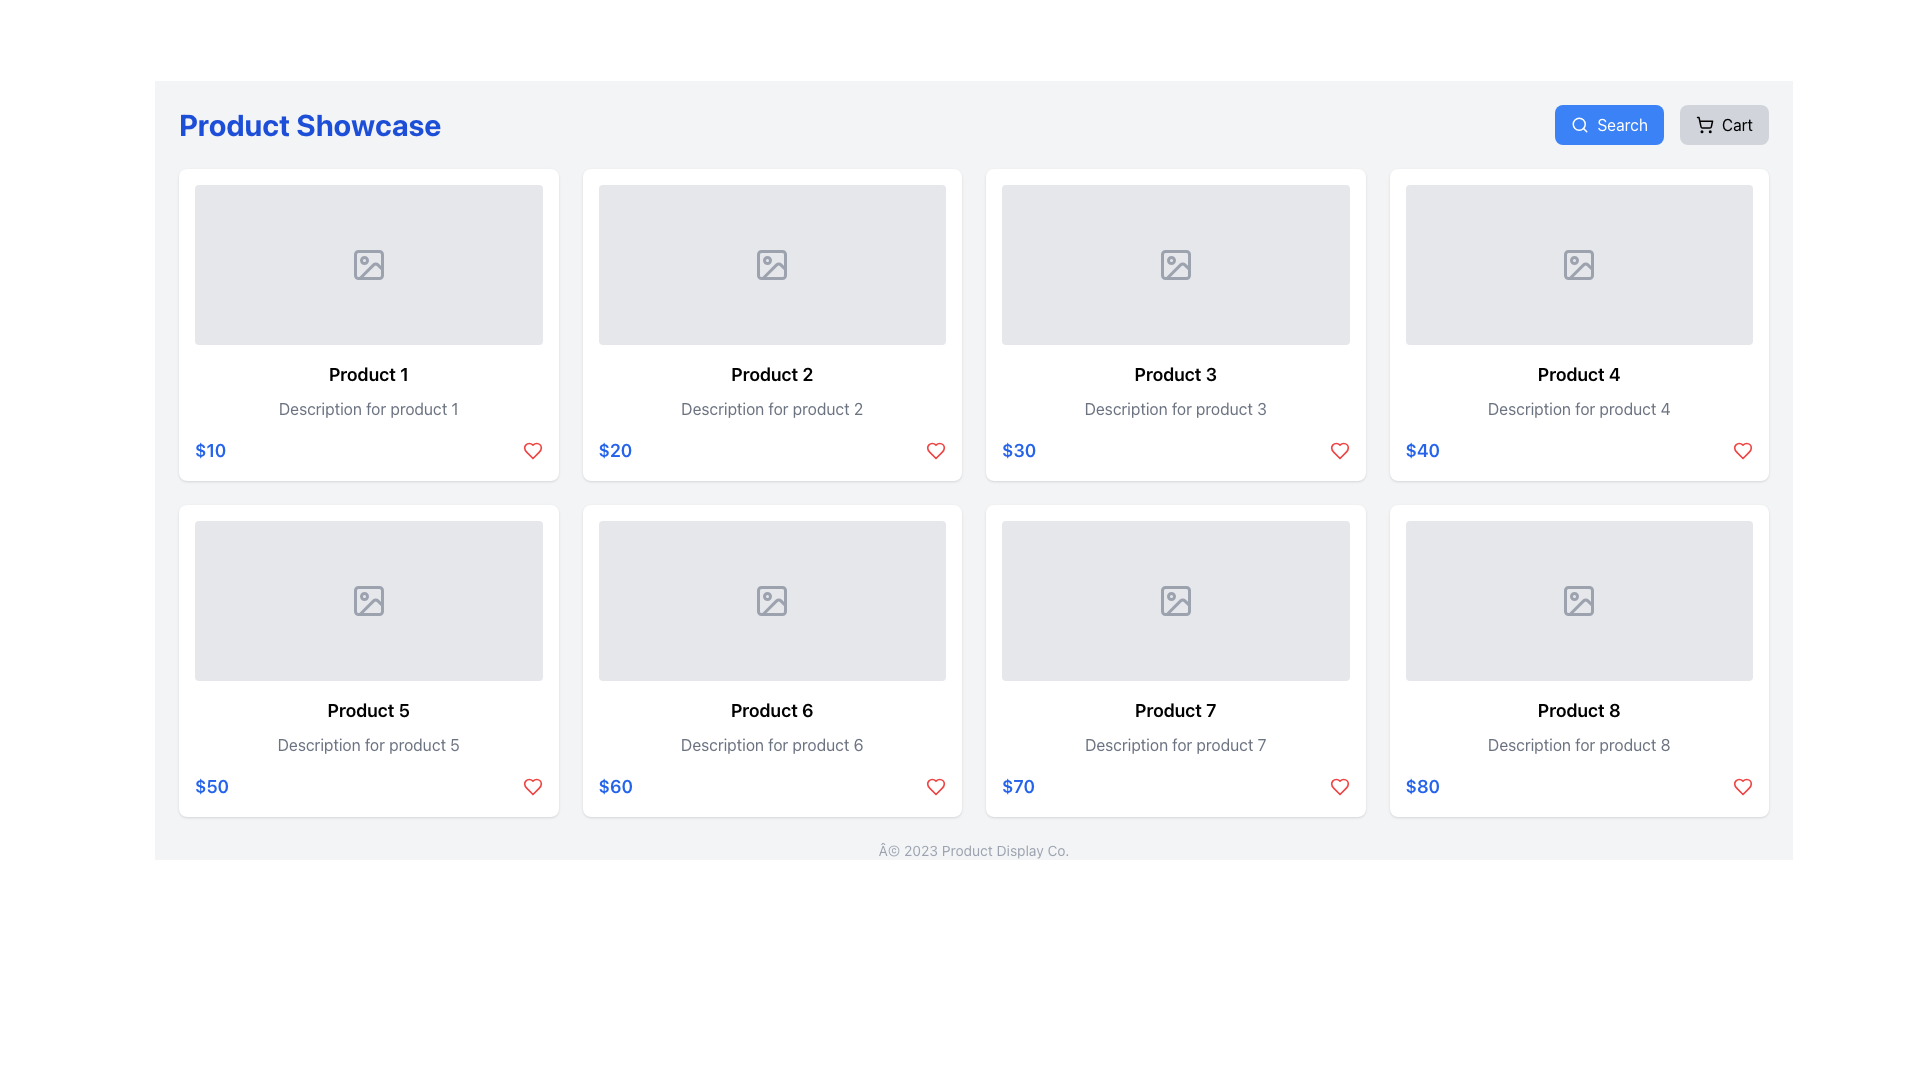  What do you see at coordinates (1339, 785) in the screenshot?
I see `the button to express interest in or save 'Product 7', located to the right of the price label '$70' at the bottom-right corner of the product card` at bounding box center [1339, 785].